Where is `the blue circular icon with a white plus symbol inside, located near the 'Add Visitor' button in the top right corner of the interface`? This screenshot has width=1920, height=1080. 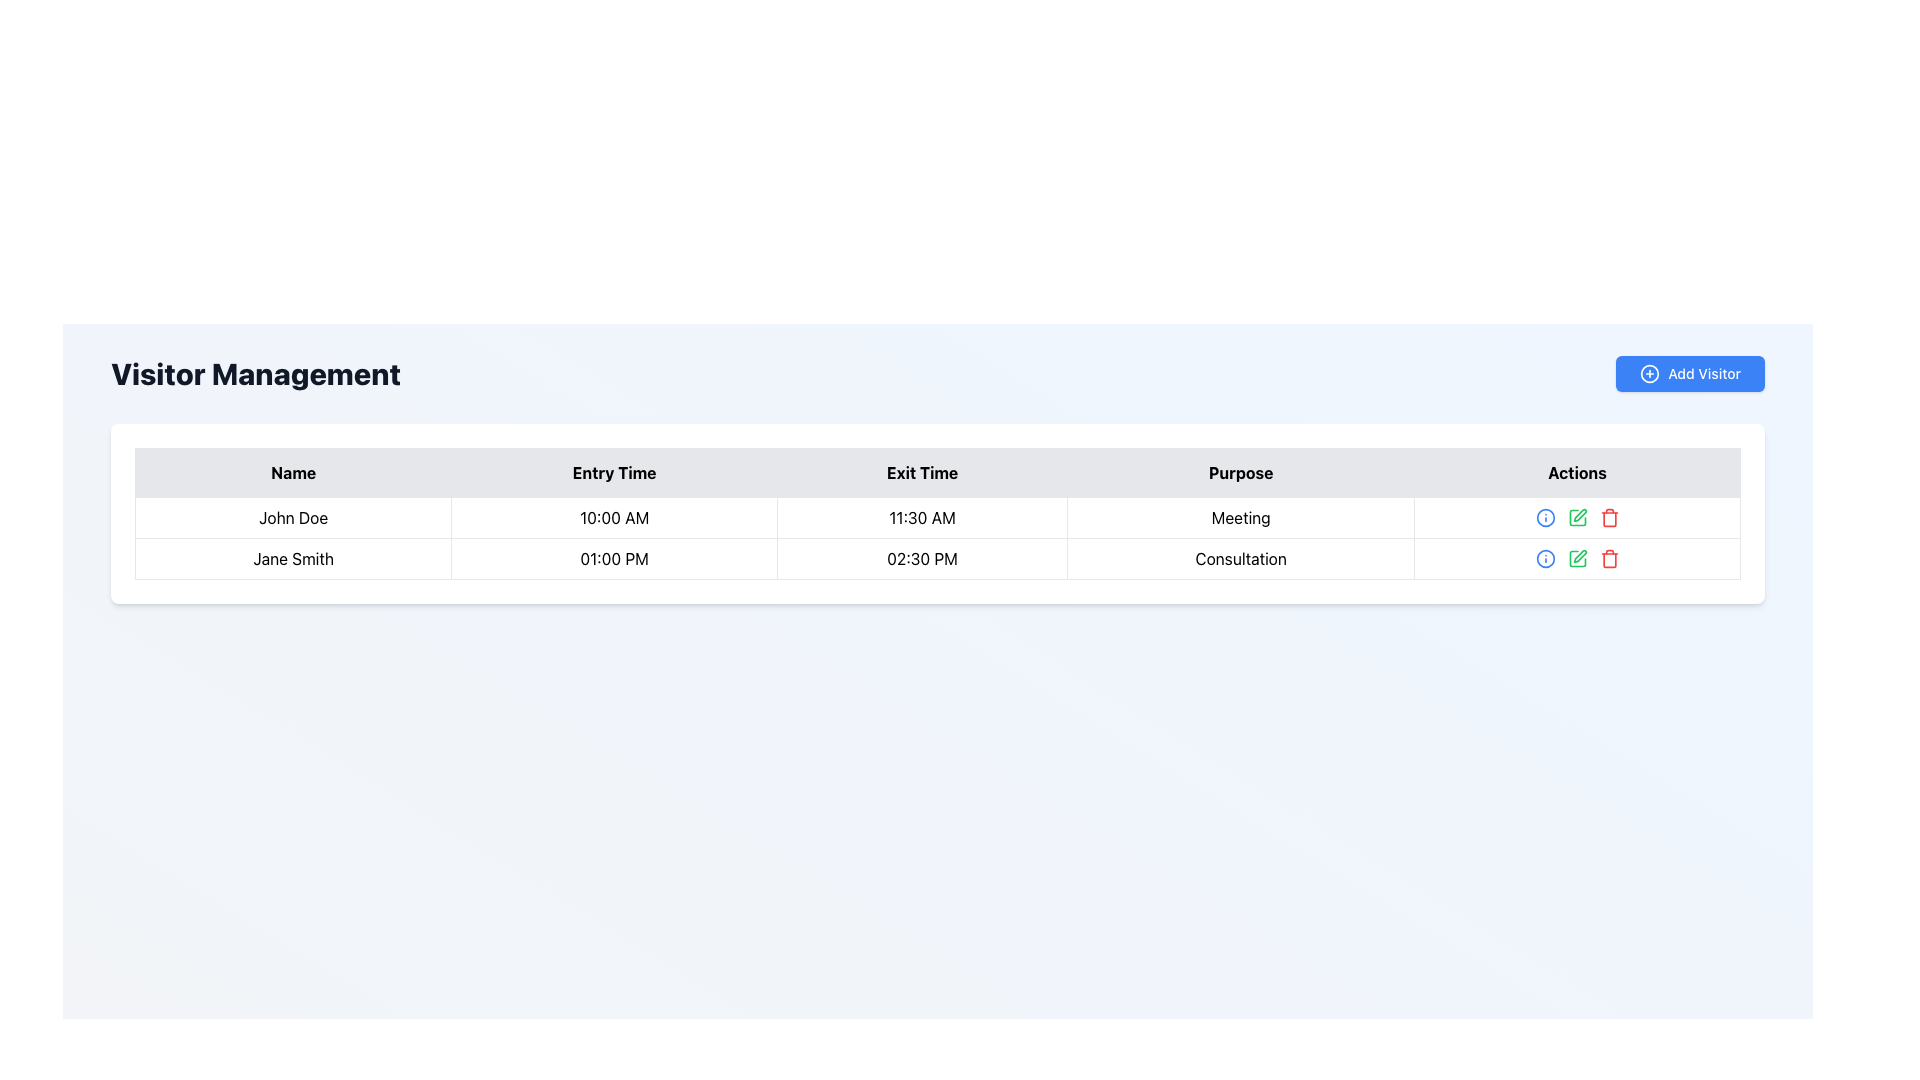 the blue circular icon with a white plus symbol inside, located near the 'Add Visitor' button in the top right corner of the interface is located at coordinates (1650, 374).